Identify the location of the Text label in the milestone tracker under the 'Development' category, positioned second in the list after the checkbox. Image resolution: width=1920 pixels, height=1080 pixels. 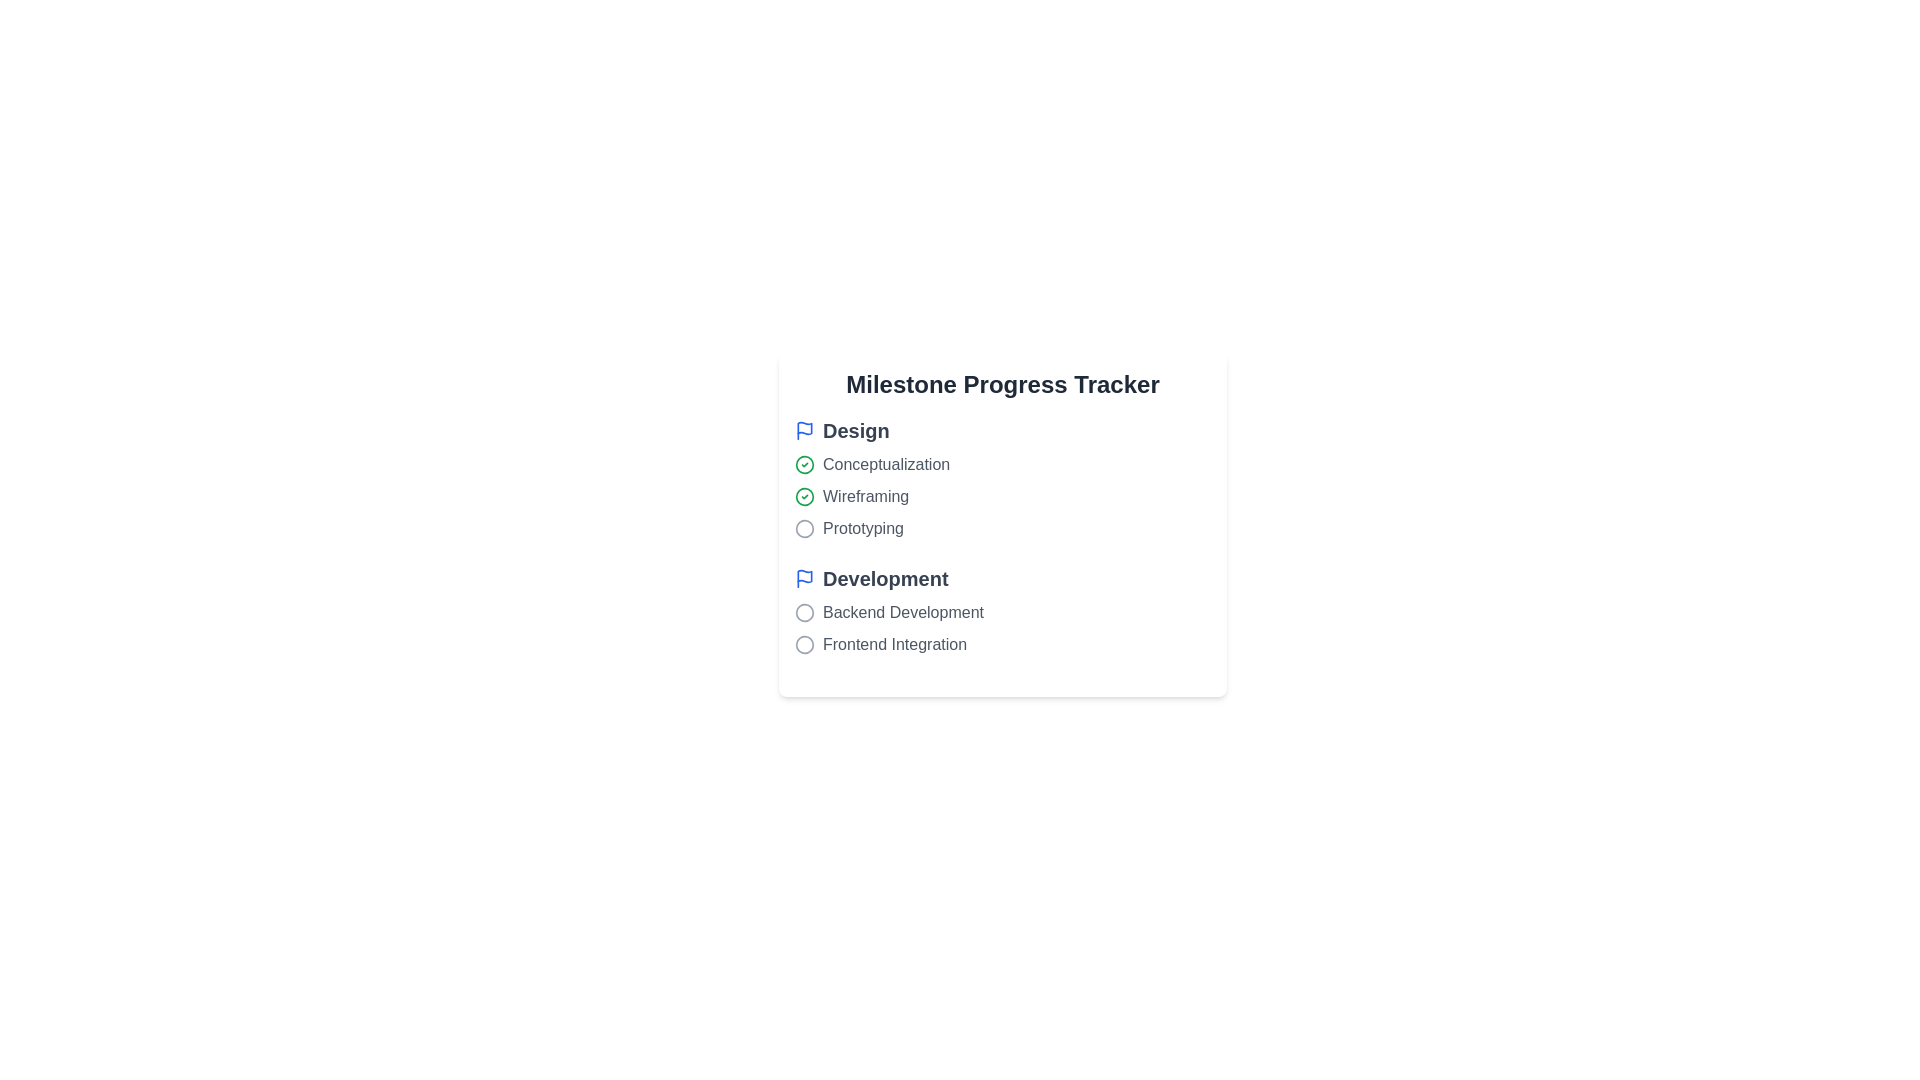
(902, 612).